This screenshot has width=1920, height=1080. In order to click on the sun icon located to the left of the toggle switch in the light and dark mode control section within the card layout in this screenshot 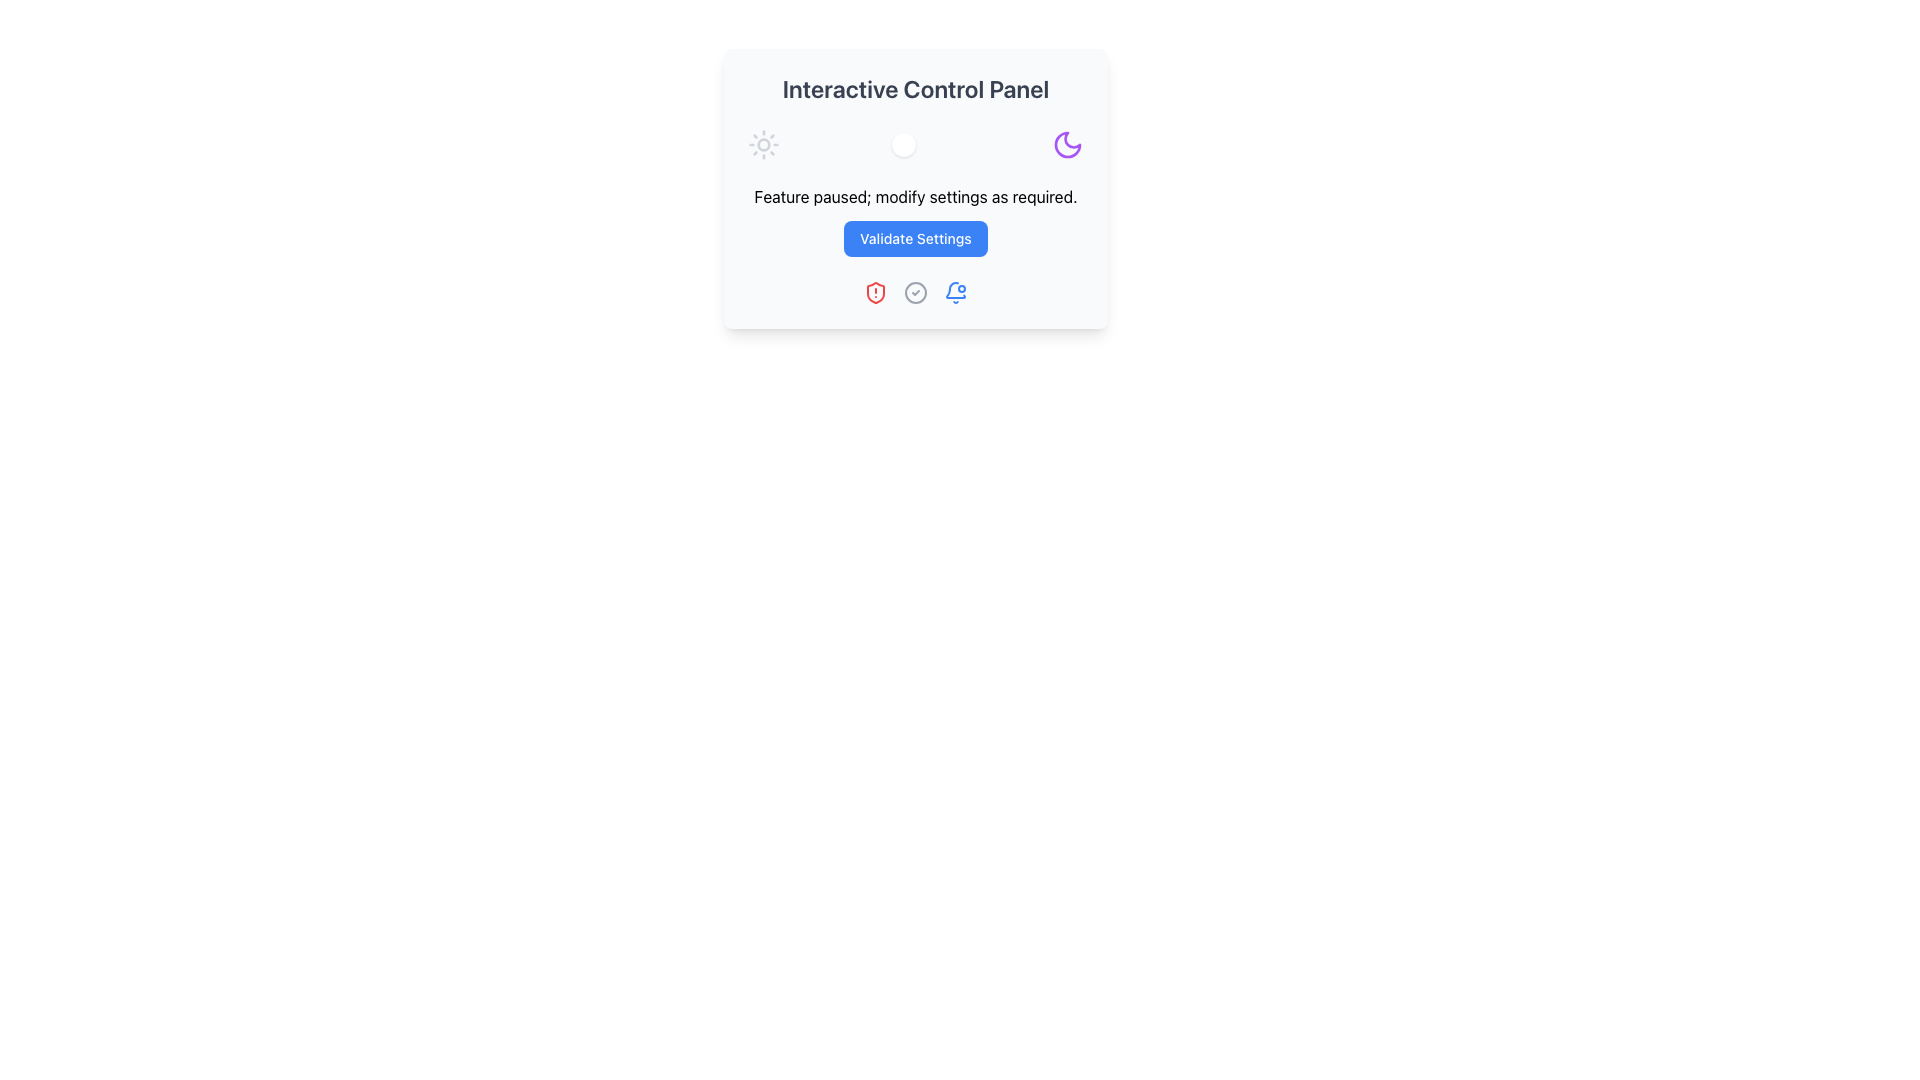, I will do `click(762, 144)`.